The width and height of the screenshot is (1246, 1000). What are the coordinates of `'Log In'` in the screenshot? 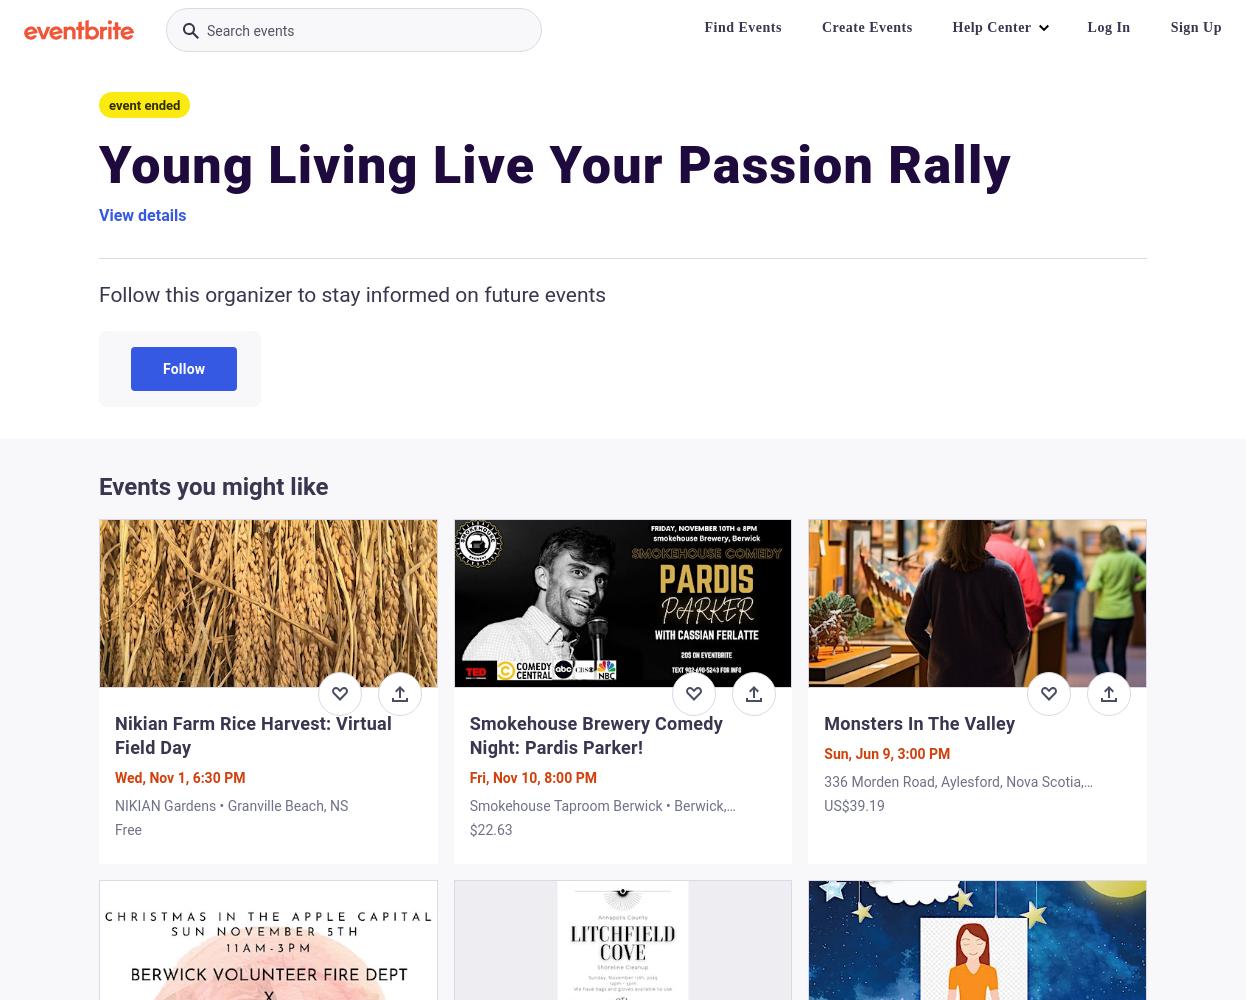 It's located at (1107, 27).